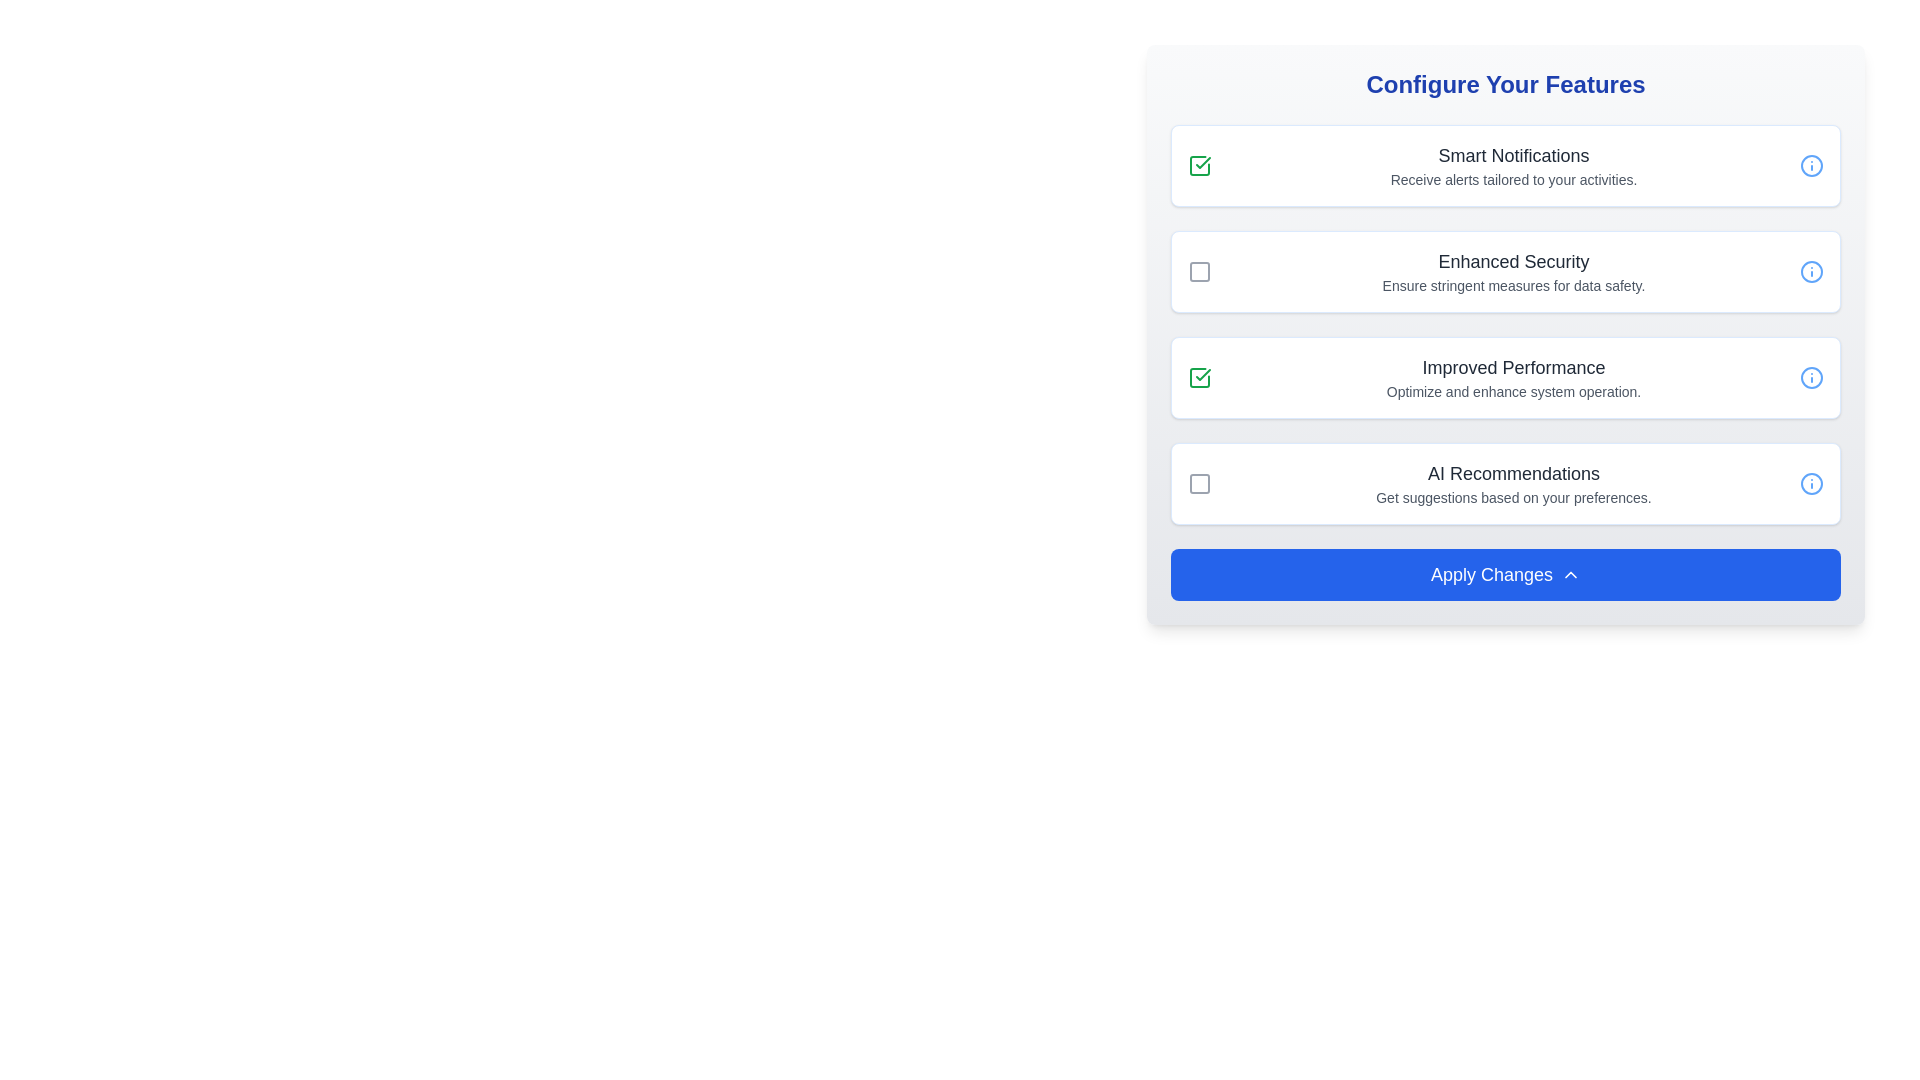 The image size is (1920, 1080). I want to click on the Information Icon located in the 'Enhanced Security' section of the 'Configure Your Features' interface, so click(1811, 272).